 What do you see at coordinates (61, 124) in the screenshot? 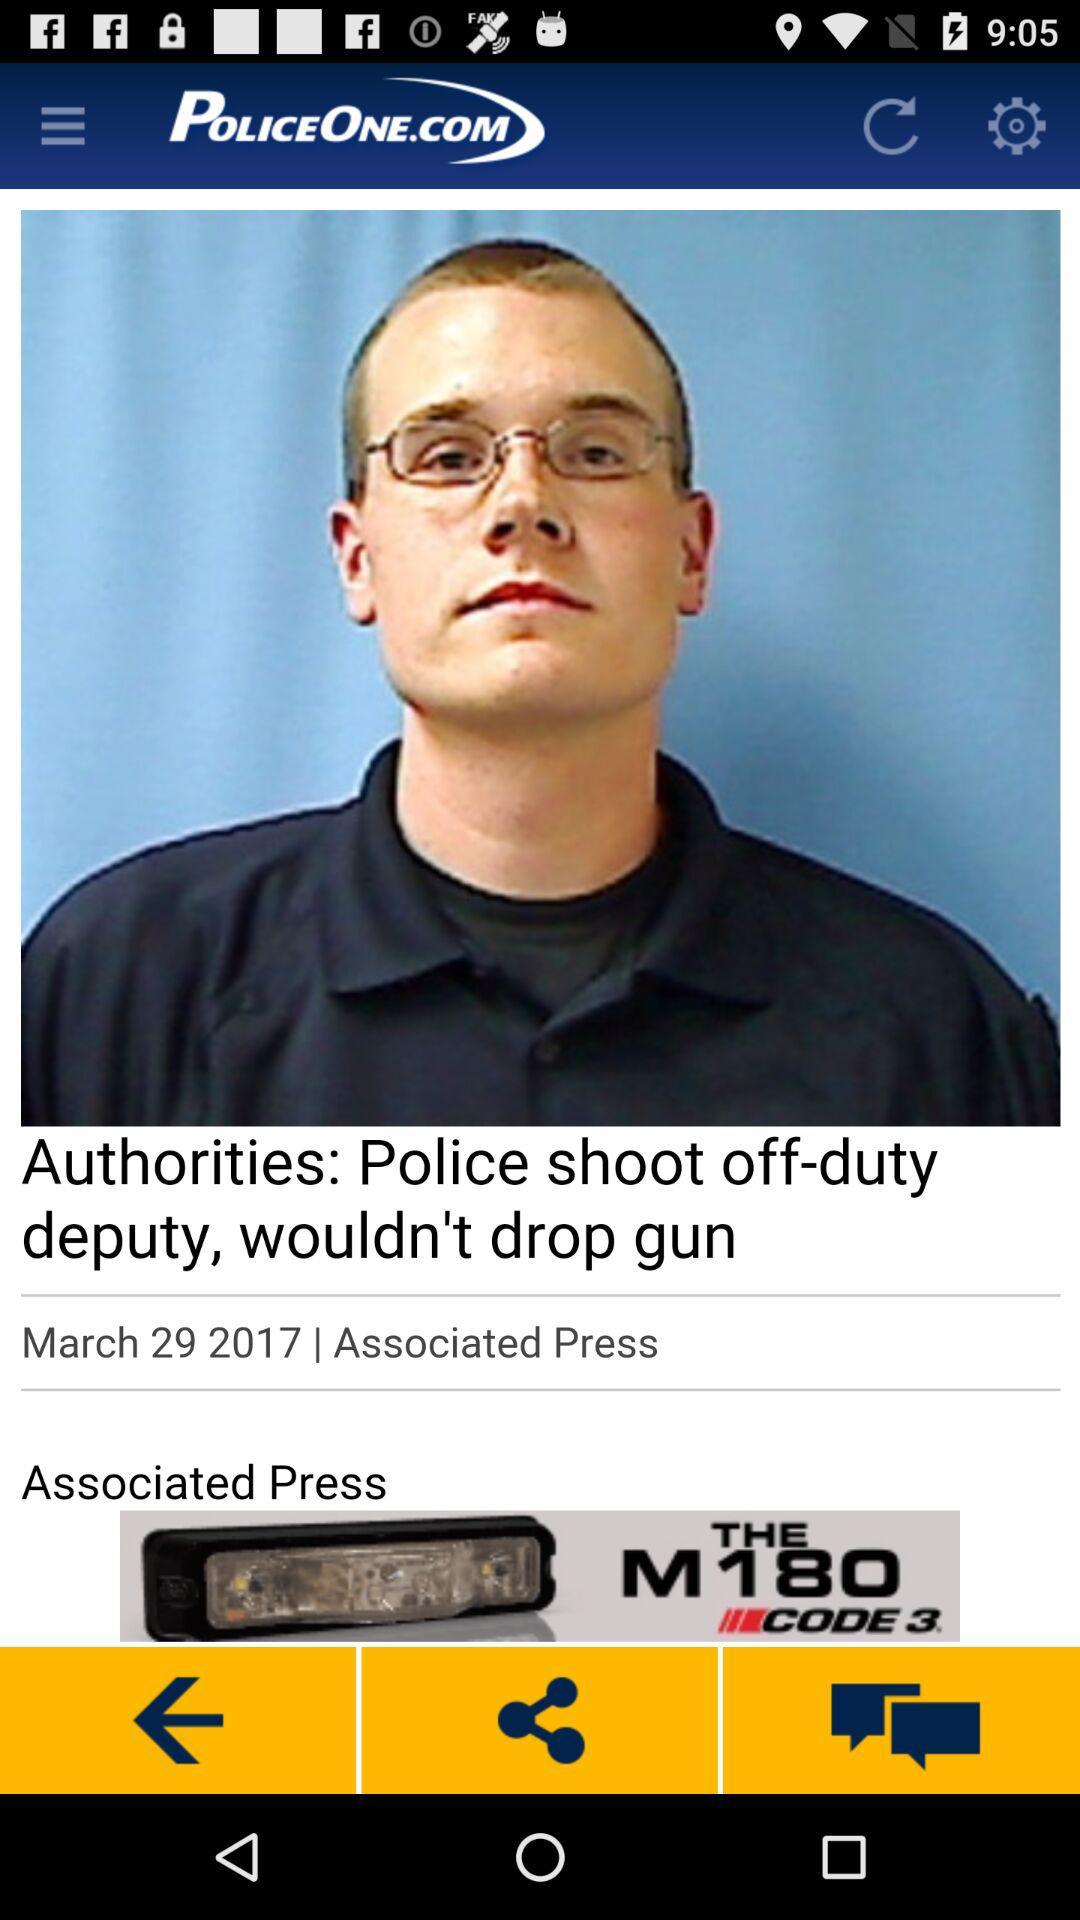
I see `poliice one app menu` at bounding box center [61, 124].